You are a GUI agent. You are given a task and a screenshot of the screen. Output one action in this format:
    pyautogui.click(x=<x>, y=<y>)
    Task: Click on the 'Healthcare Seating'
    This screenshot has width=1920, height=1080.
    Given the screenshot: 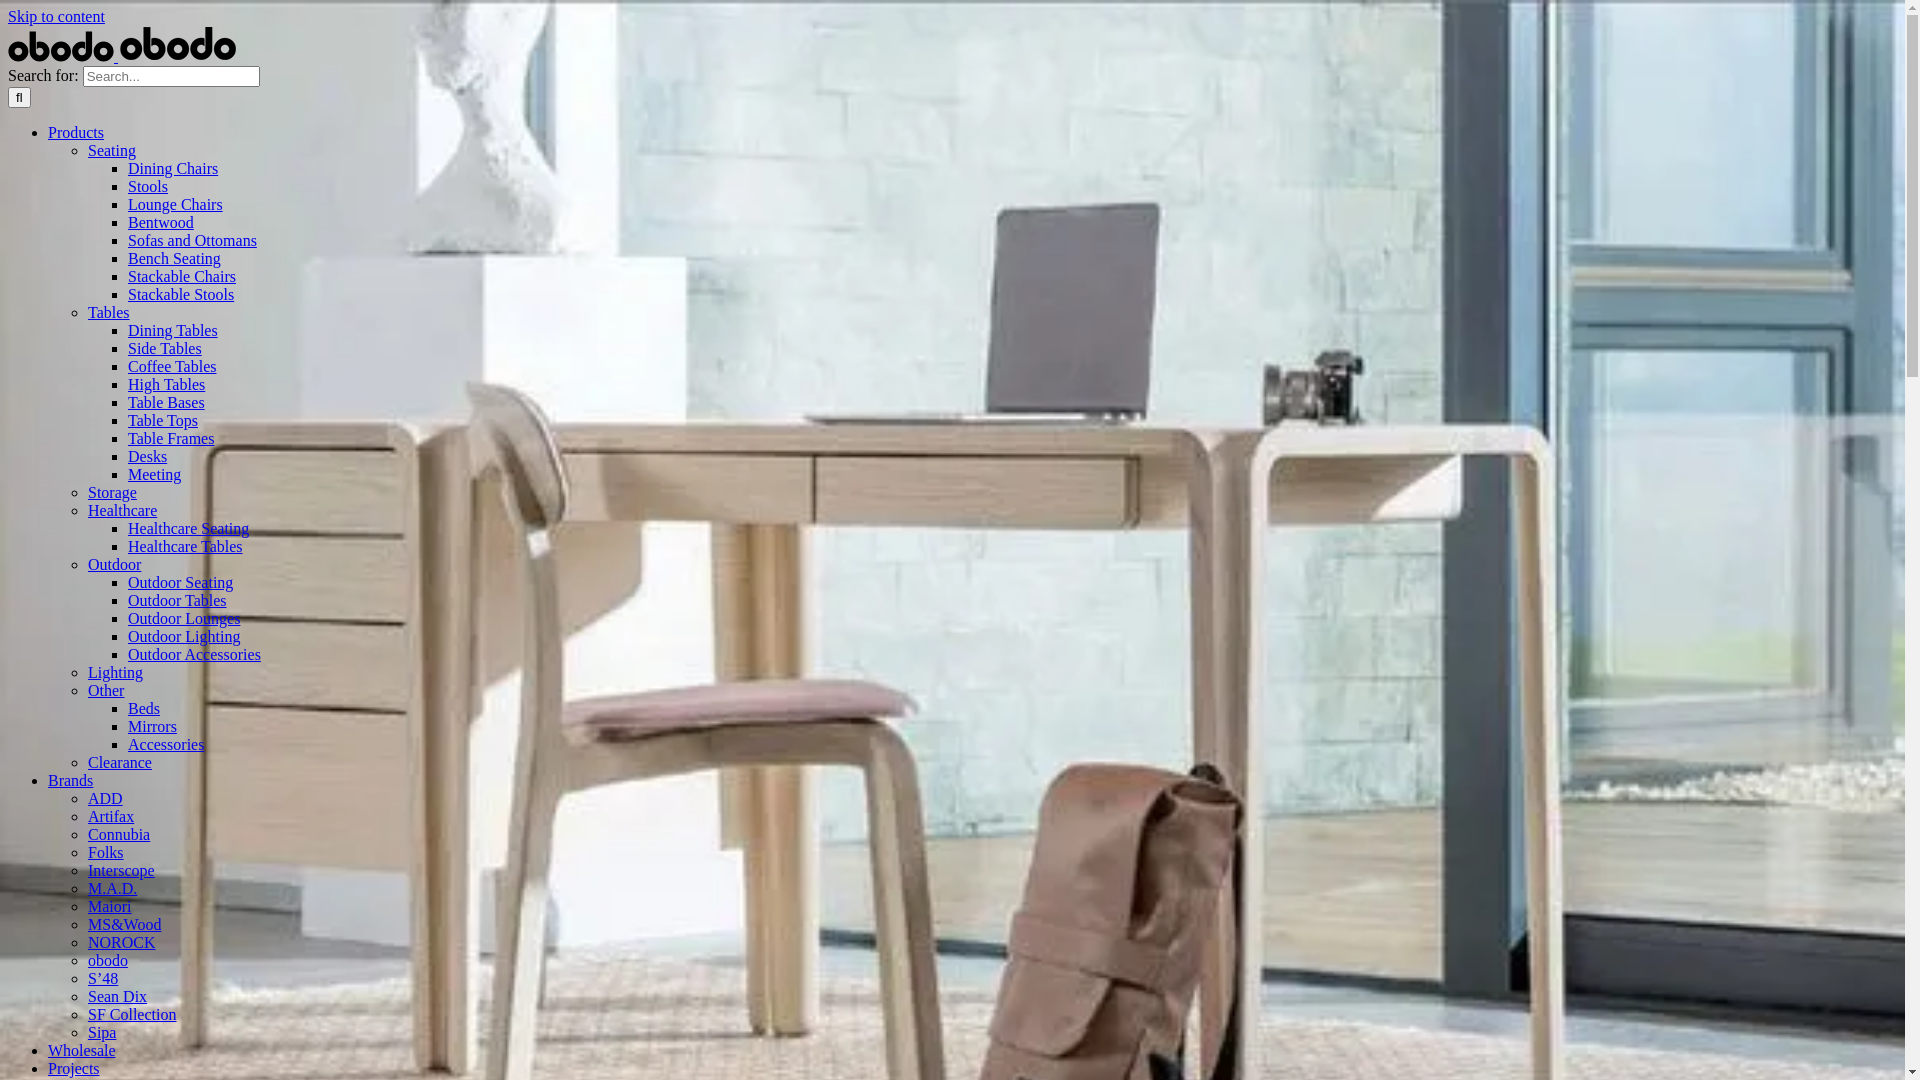 What is the action you would take?
    pyautogui.click(x=188, y=527)
    